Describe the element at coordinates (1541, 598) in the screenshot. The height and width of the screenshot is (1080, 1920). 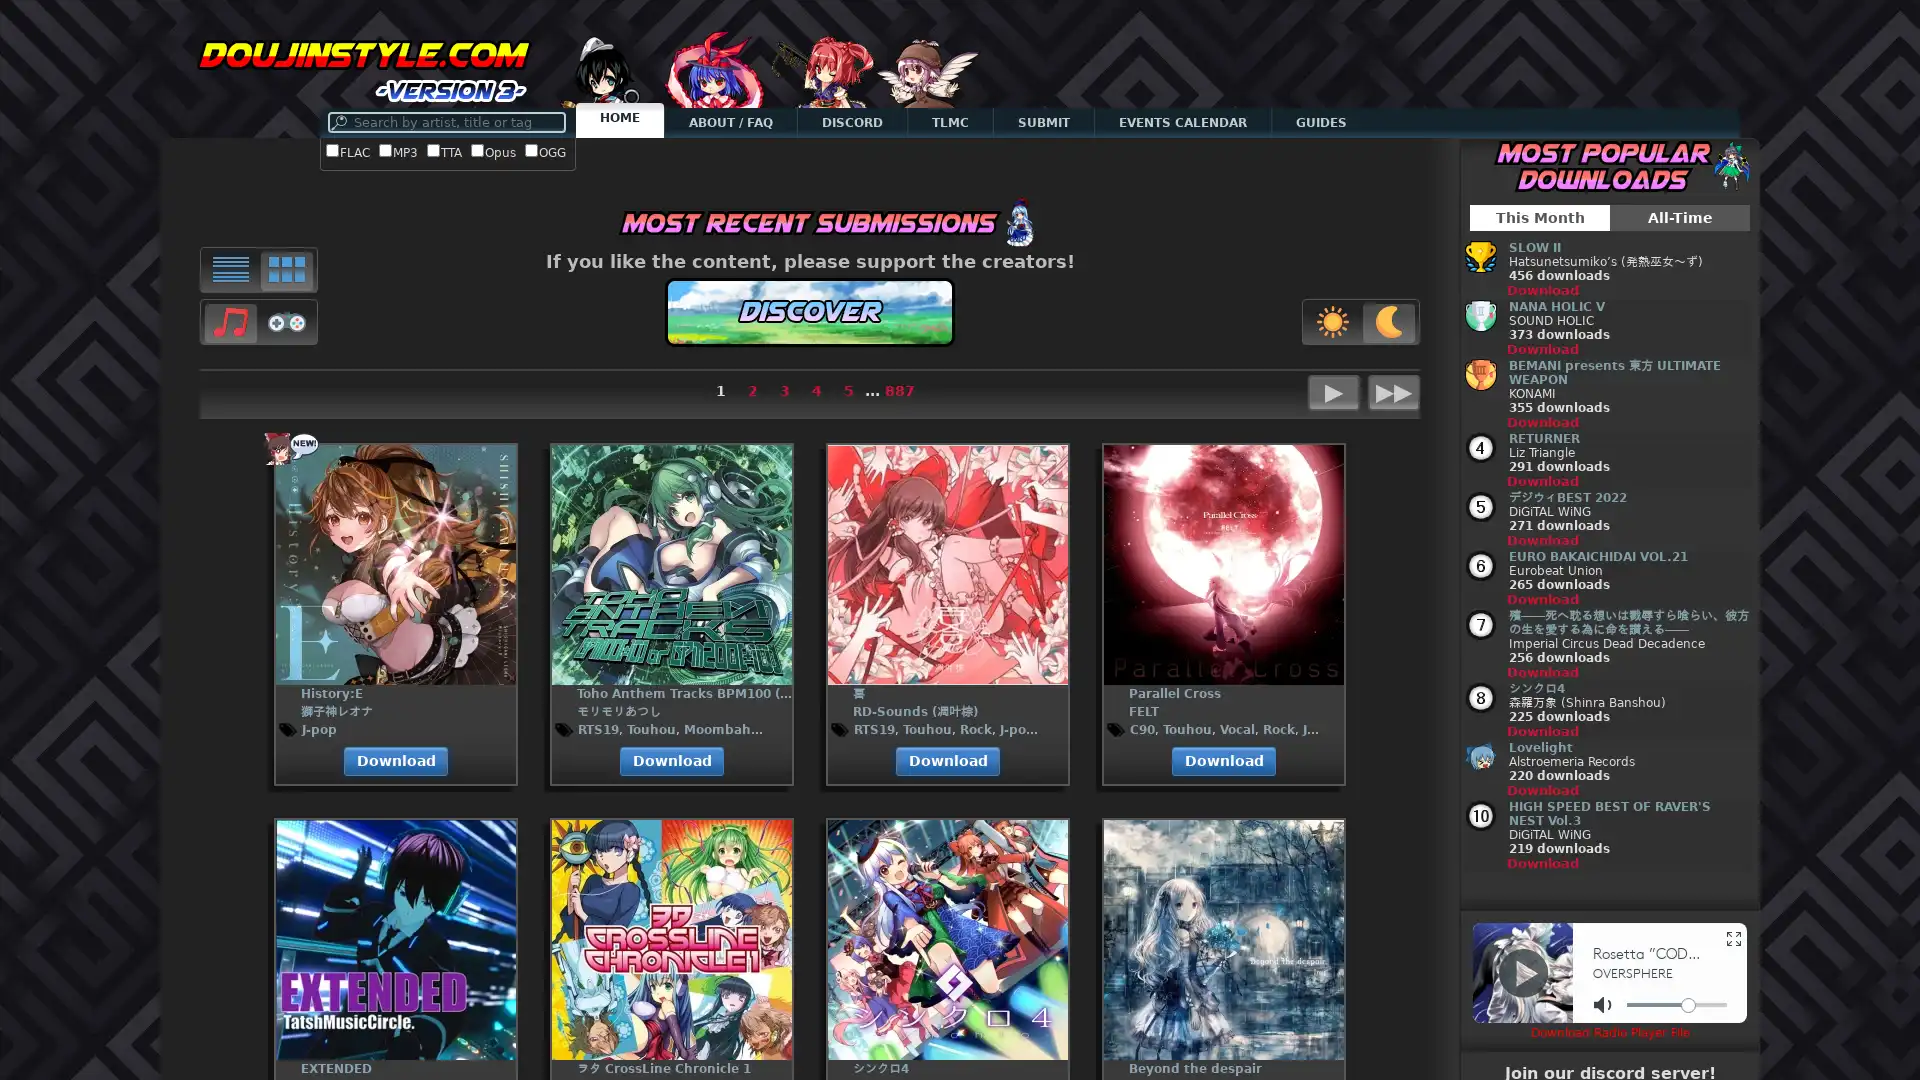
I see `Download` at that location.